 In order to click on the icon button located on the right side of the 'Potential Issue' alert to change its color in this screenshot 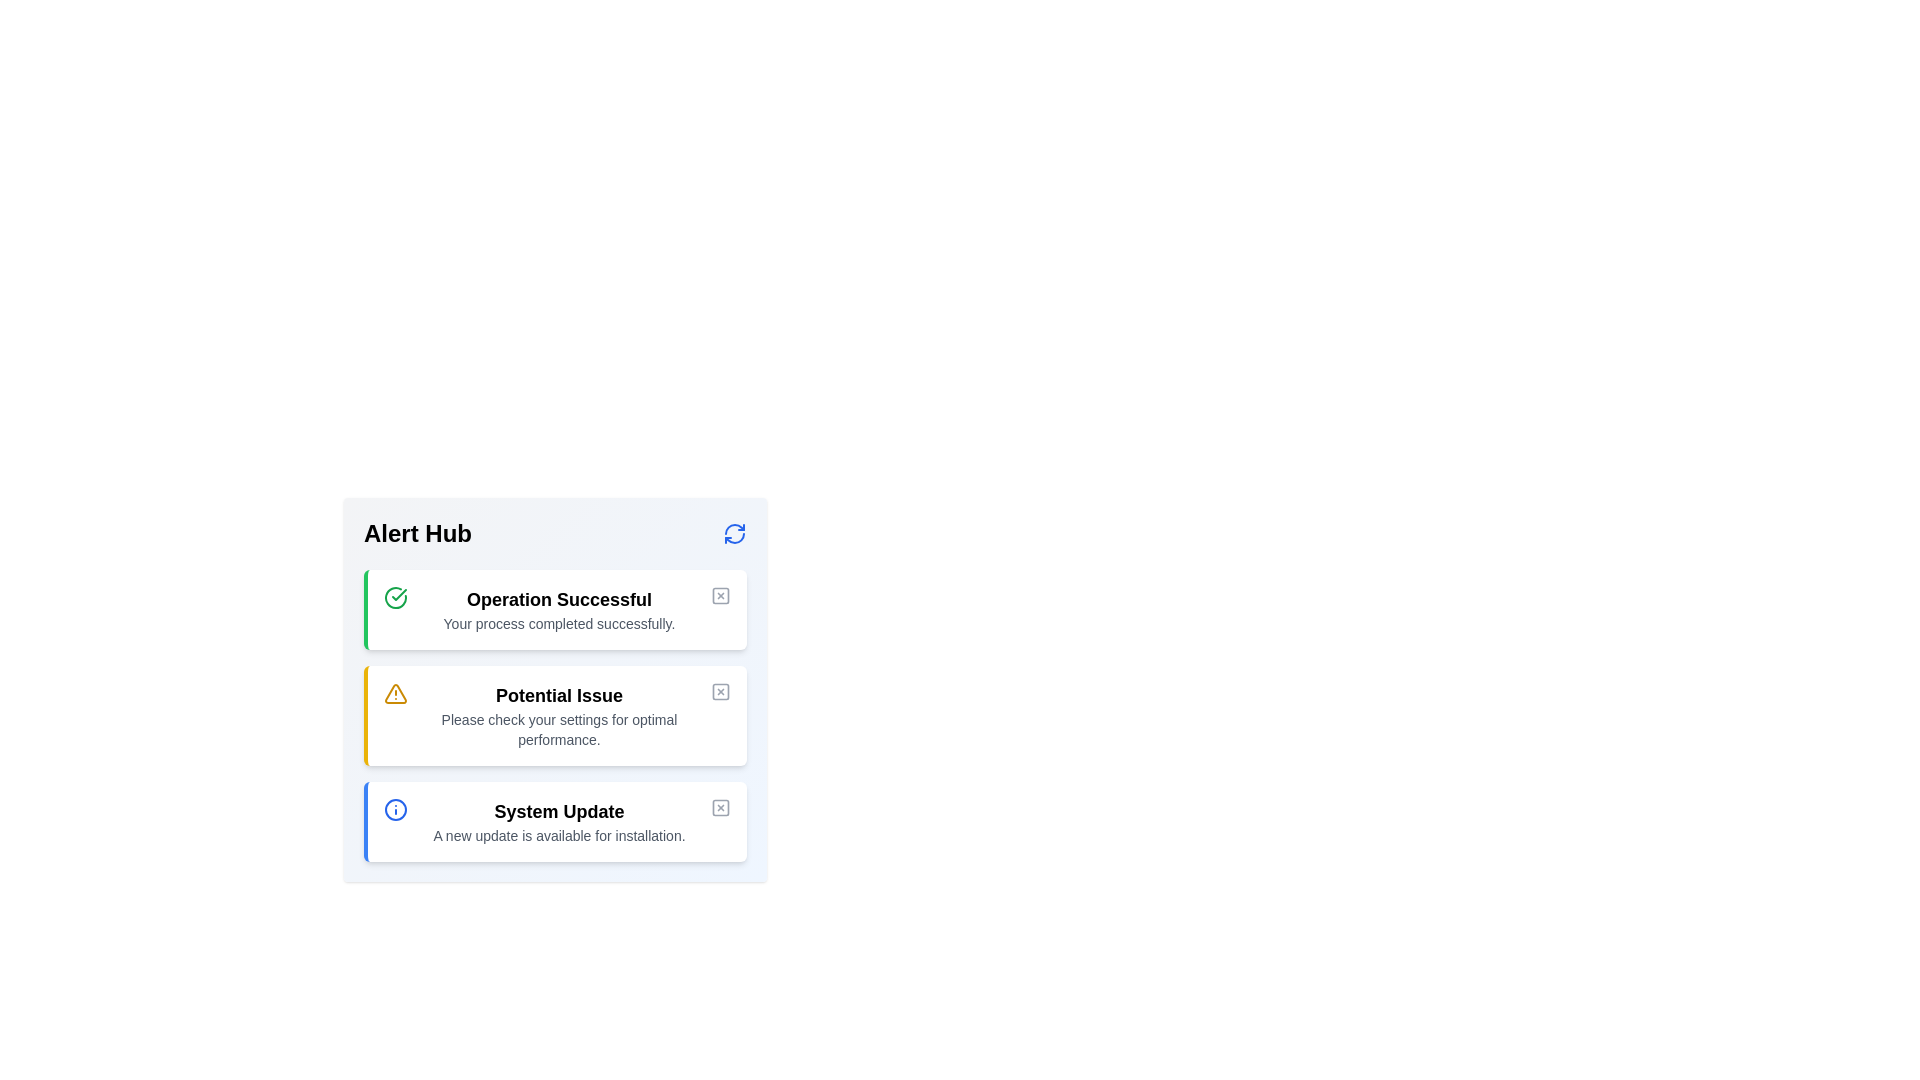, I will do `click(720, 690)`.